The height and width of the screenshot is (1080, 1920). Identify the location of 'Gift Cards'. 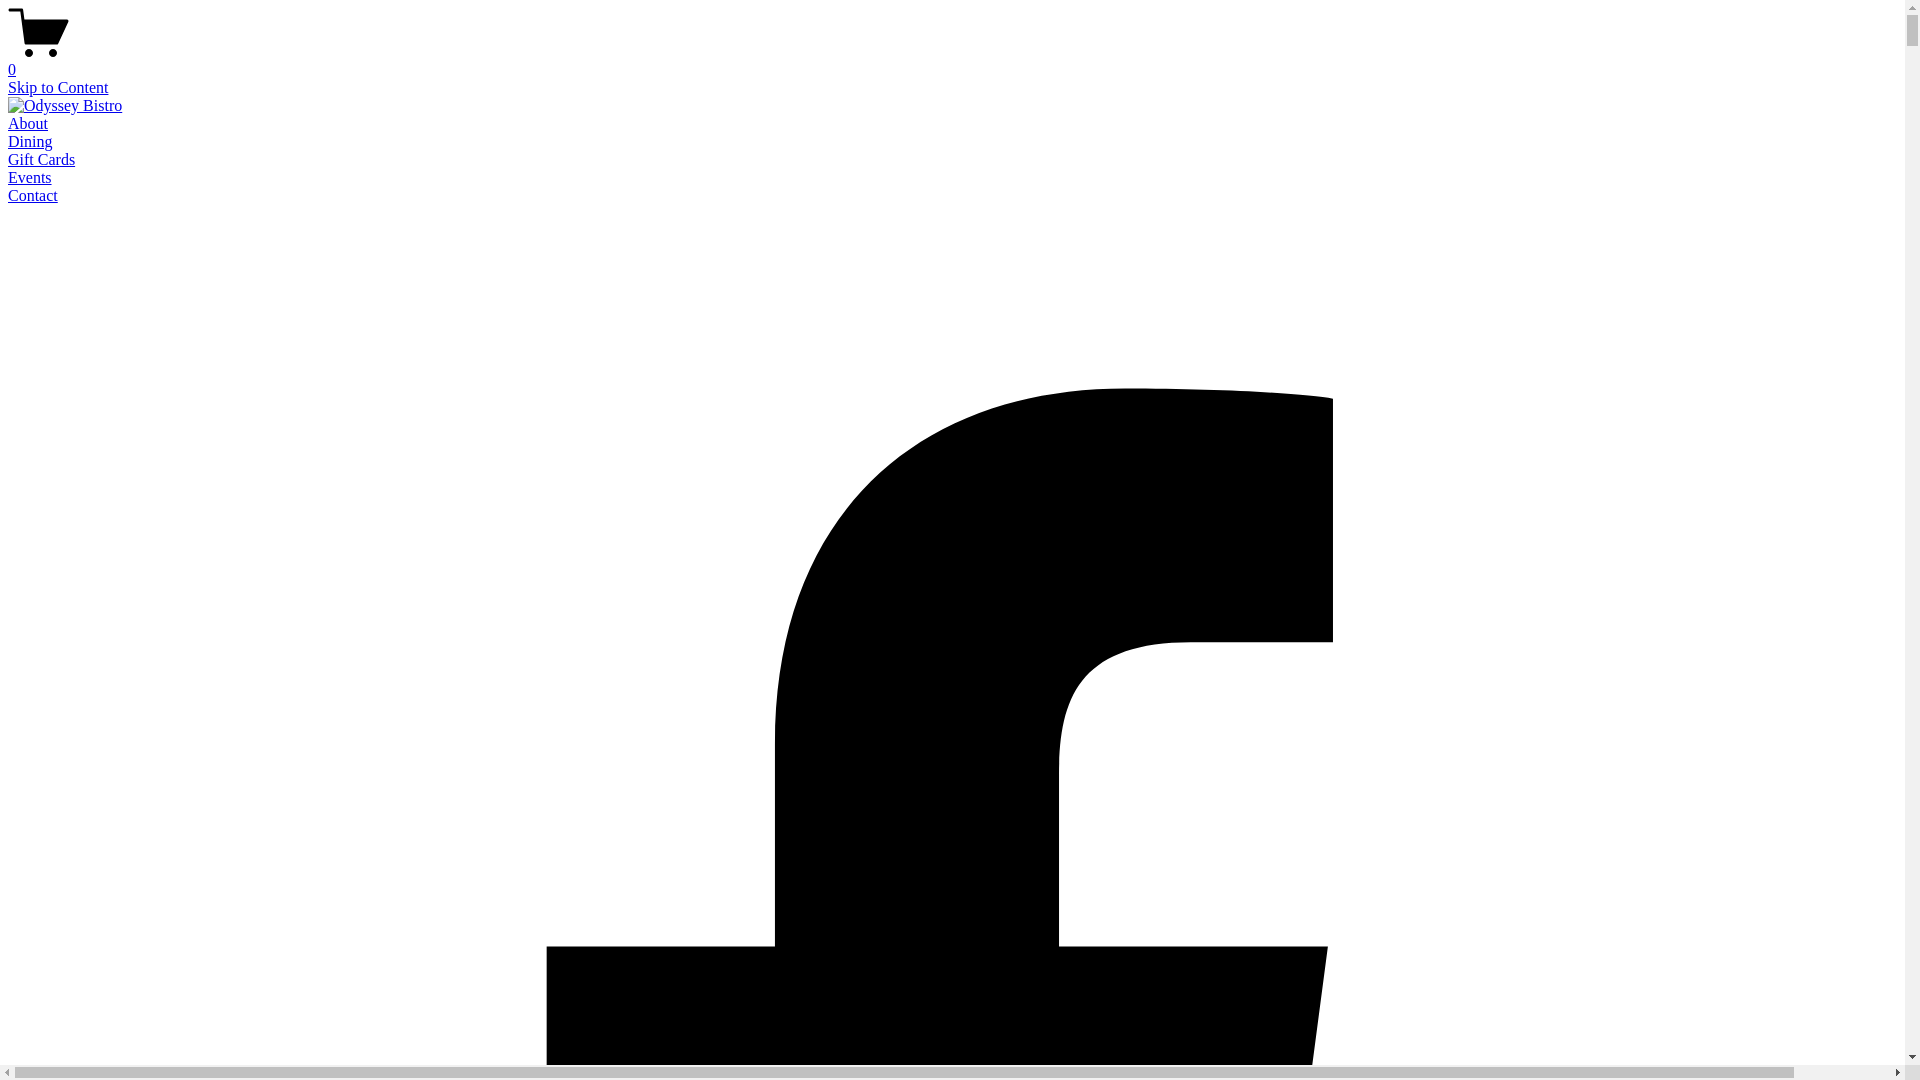
(41, 158).